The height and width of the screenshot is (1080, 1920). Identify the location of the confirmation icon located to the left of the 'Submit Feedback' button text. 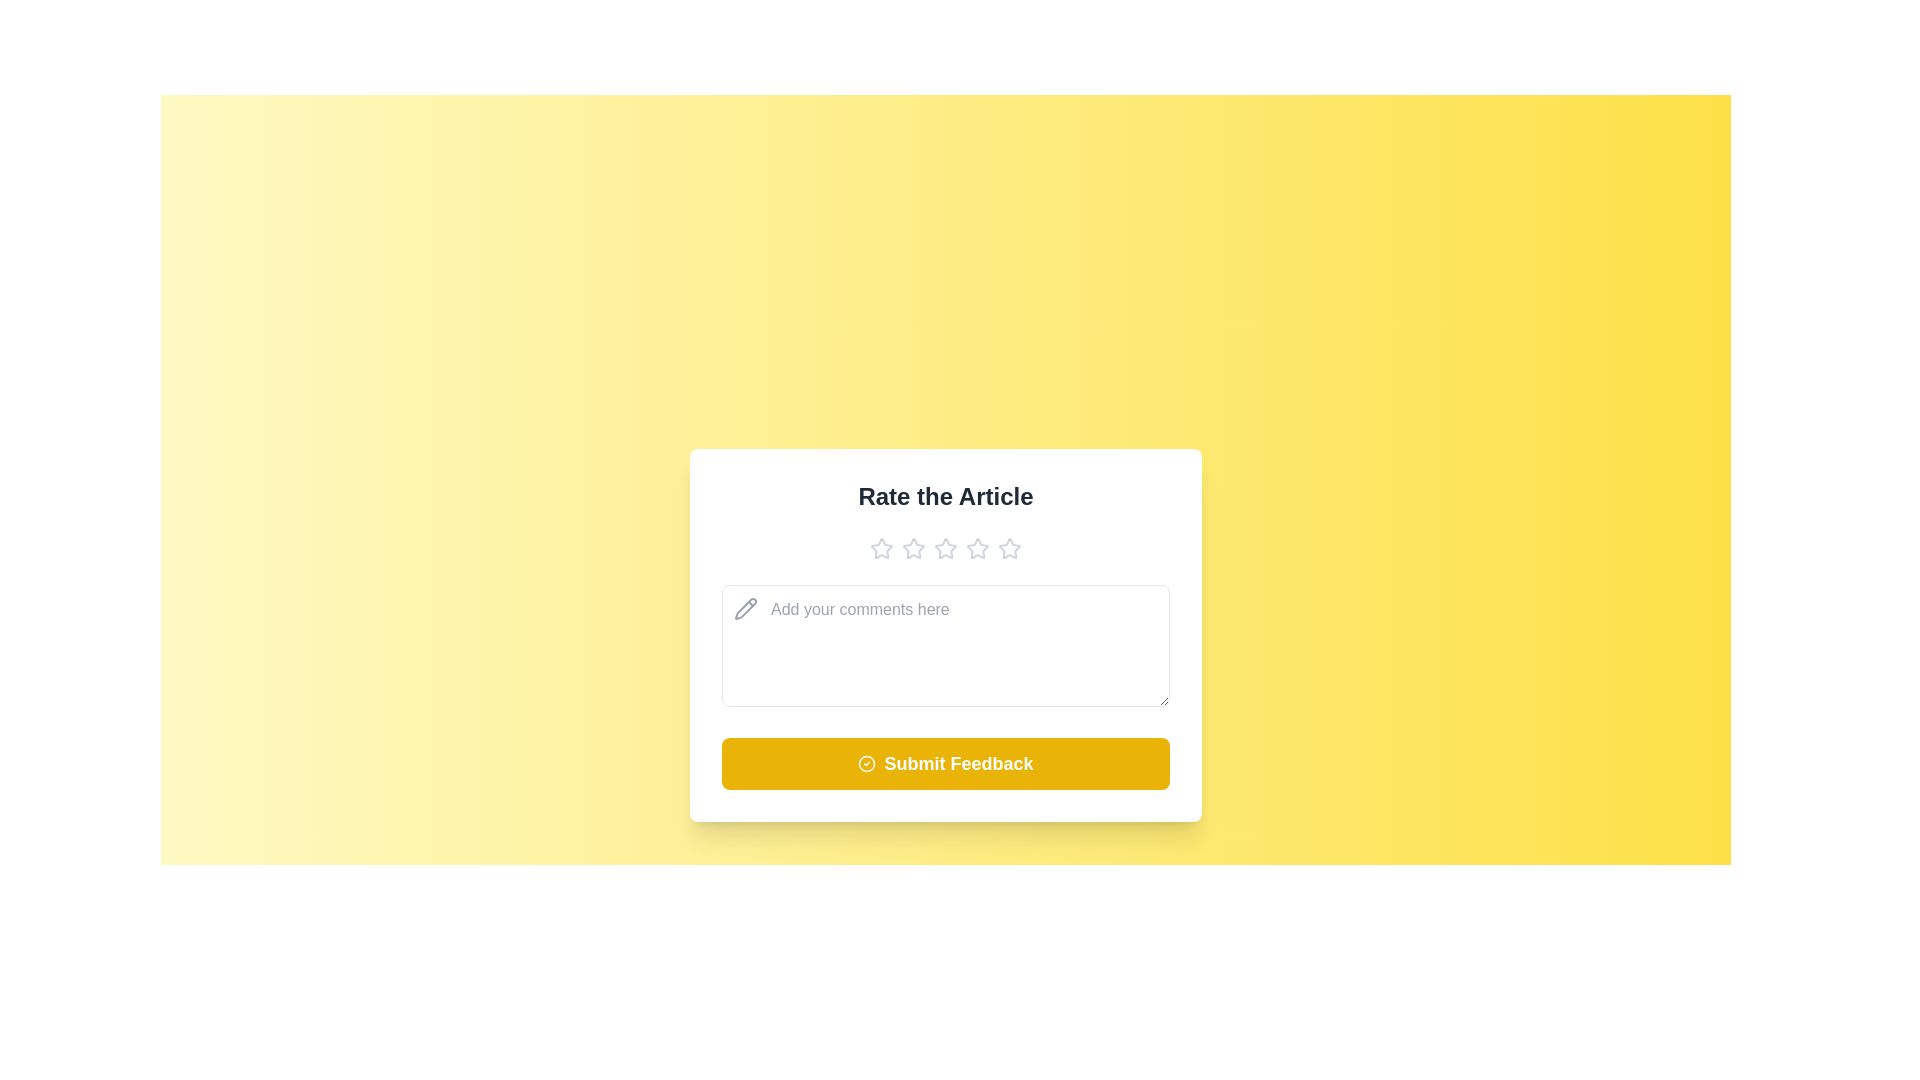
(867, 763).